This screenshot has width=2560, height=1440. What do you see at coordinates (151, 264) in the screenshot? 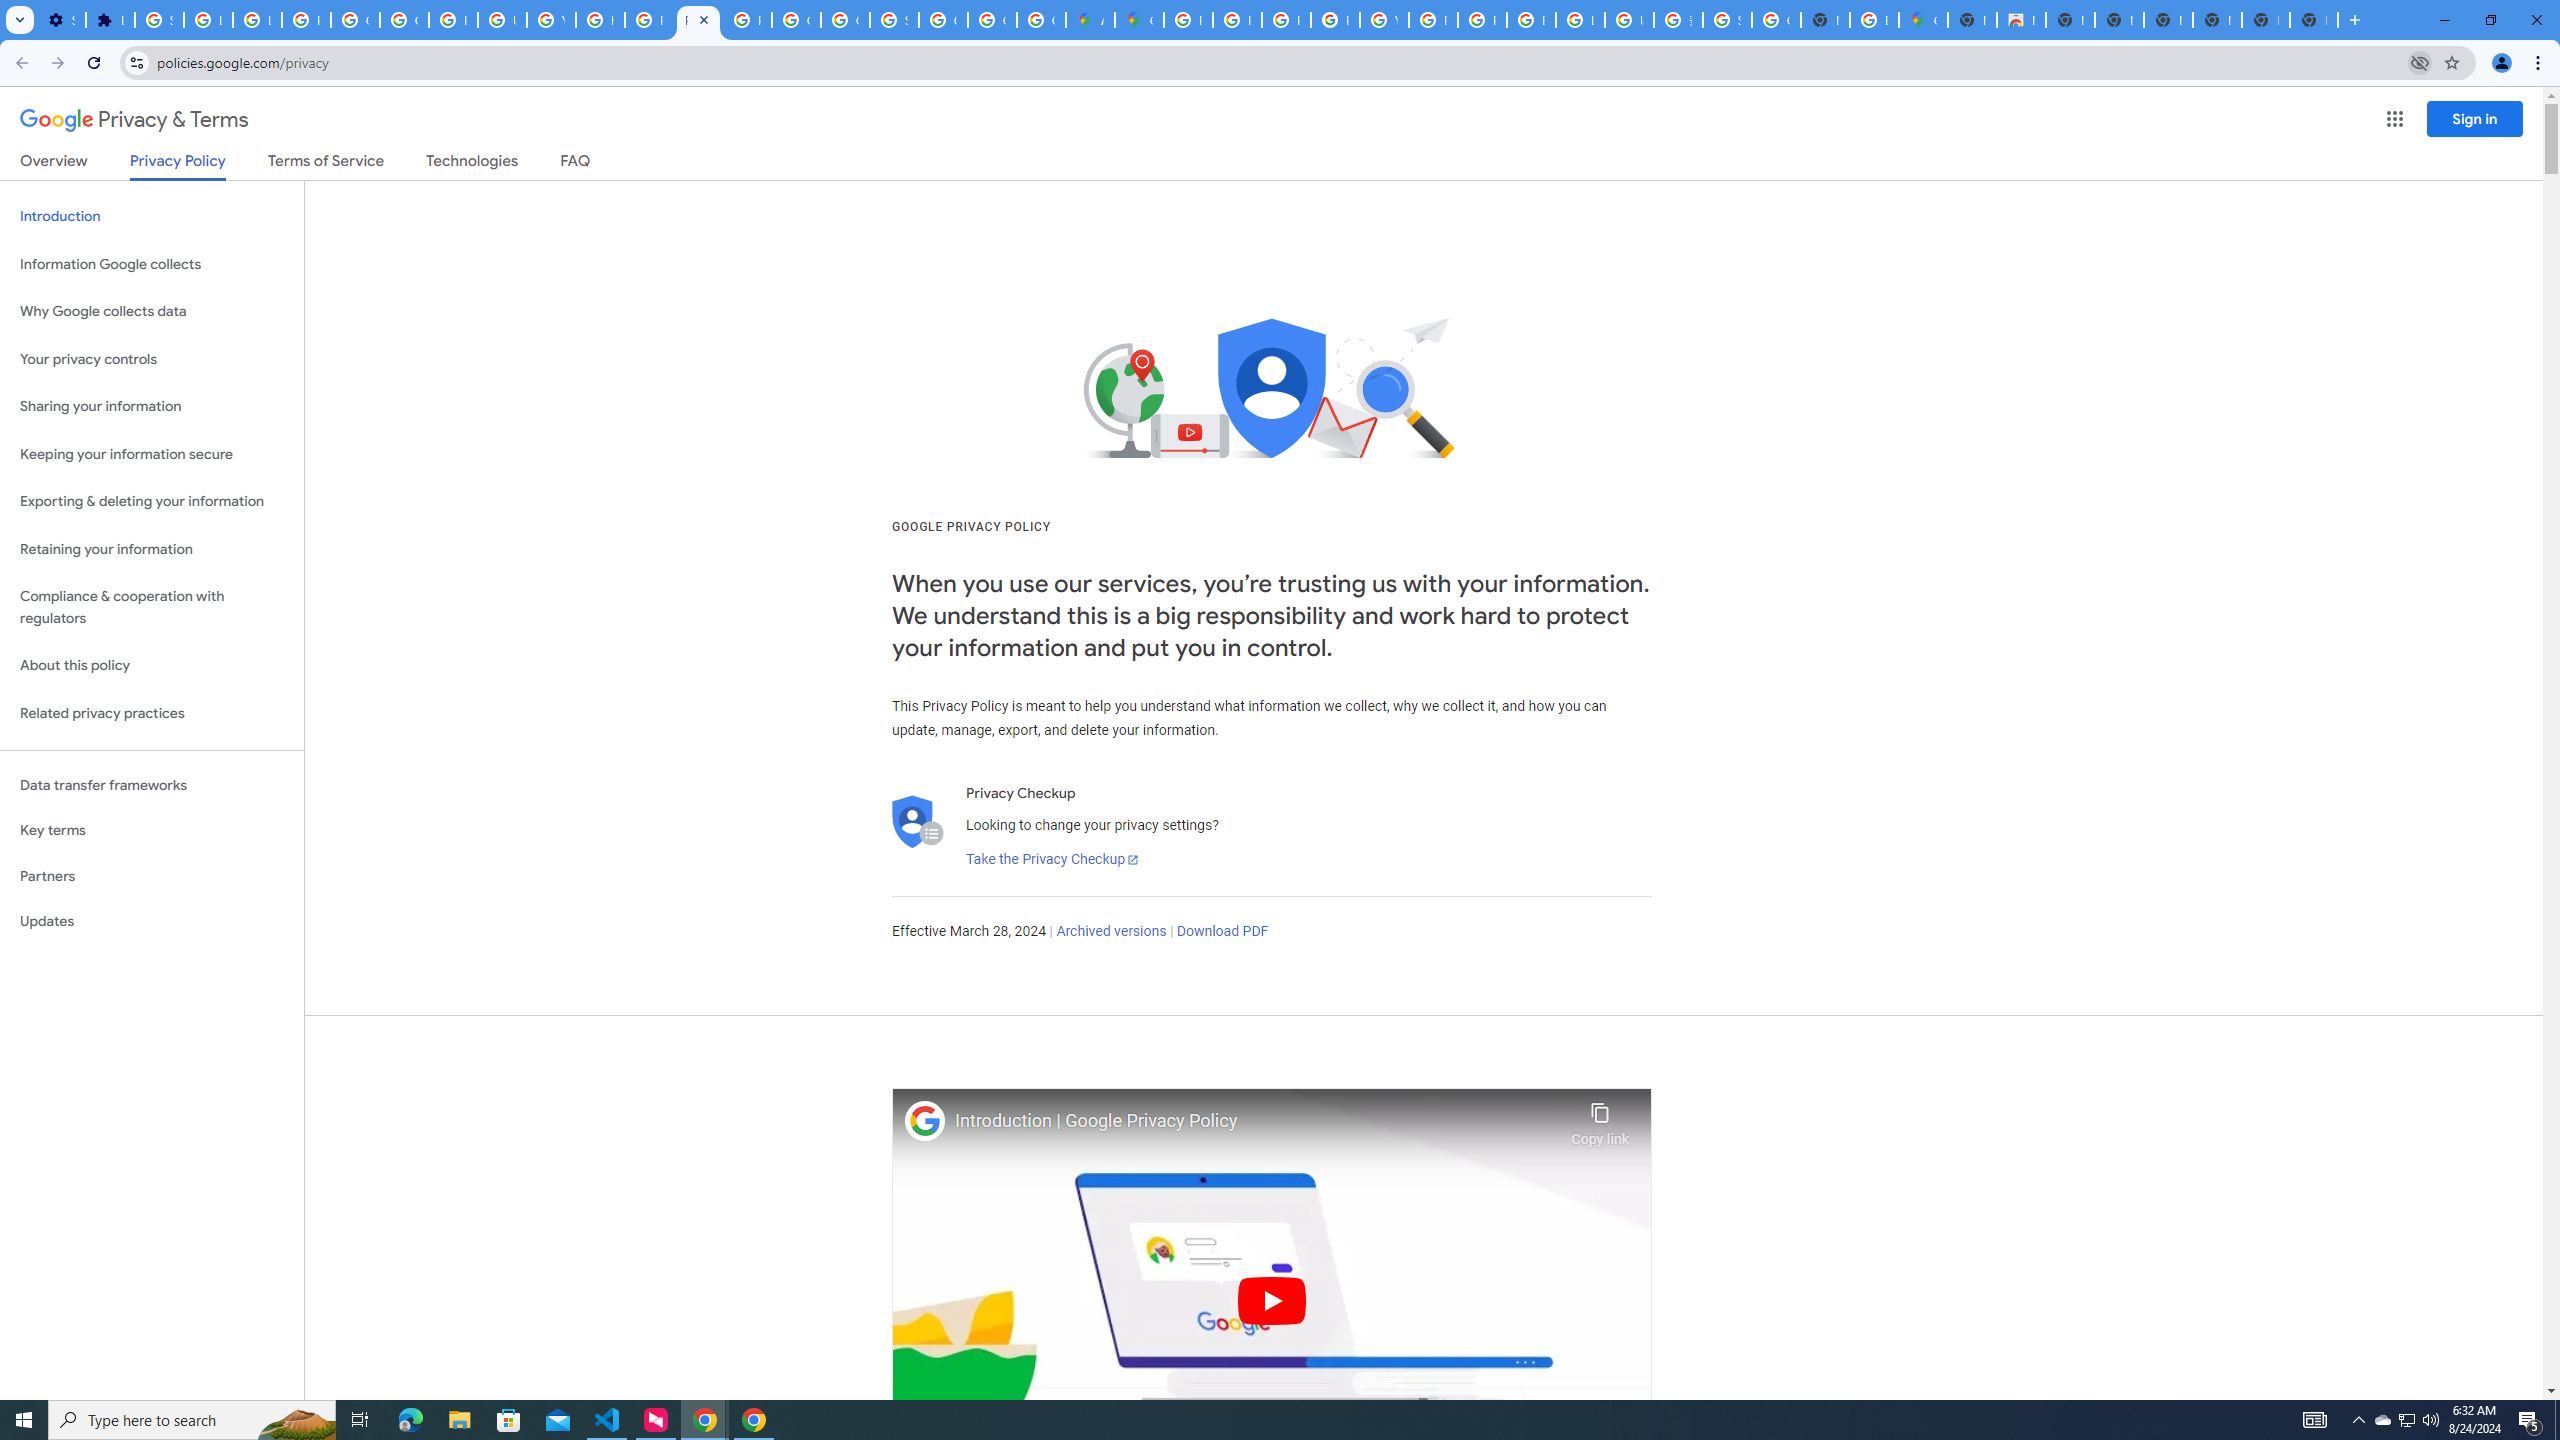
I see `'Information Google collects'` at bounding box center [151, 264].